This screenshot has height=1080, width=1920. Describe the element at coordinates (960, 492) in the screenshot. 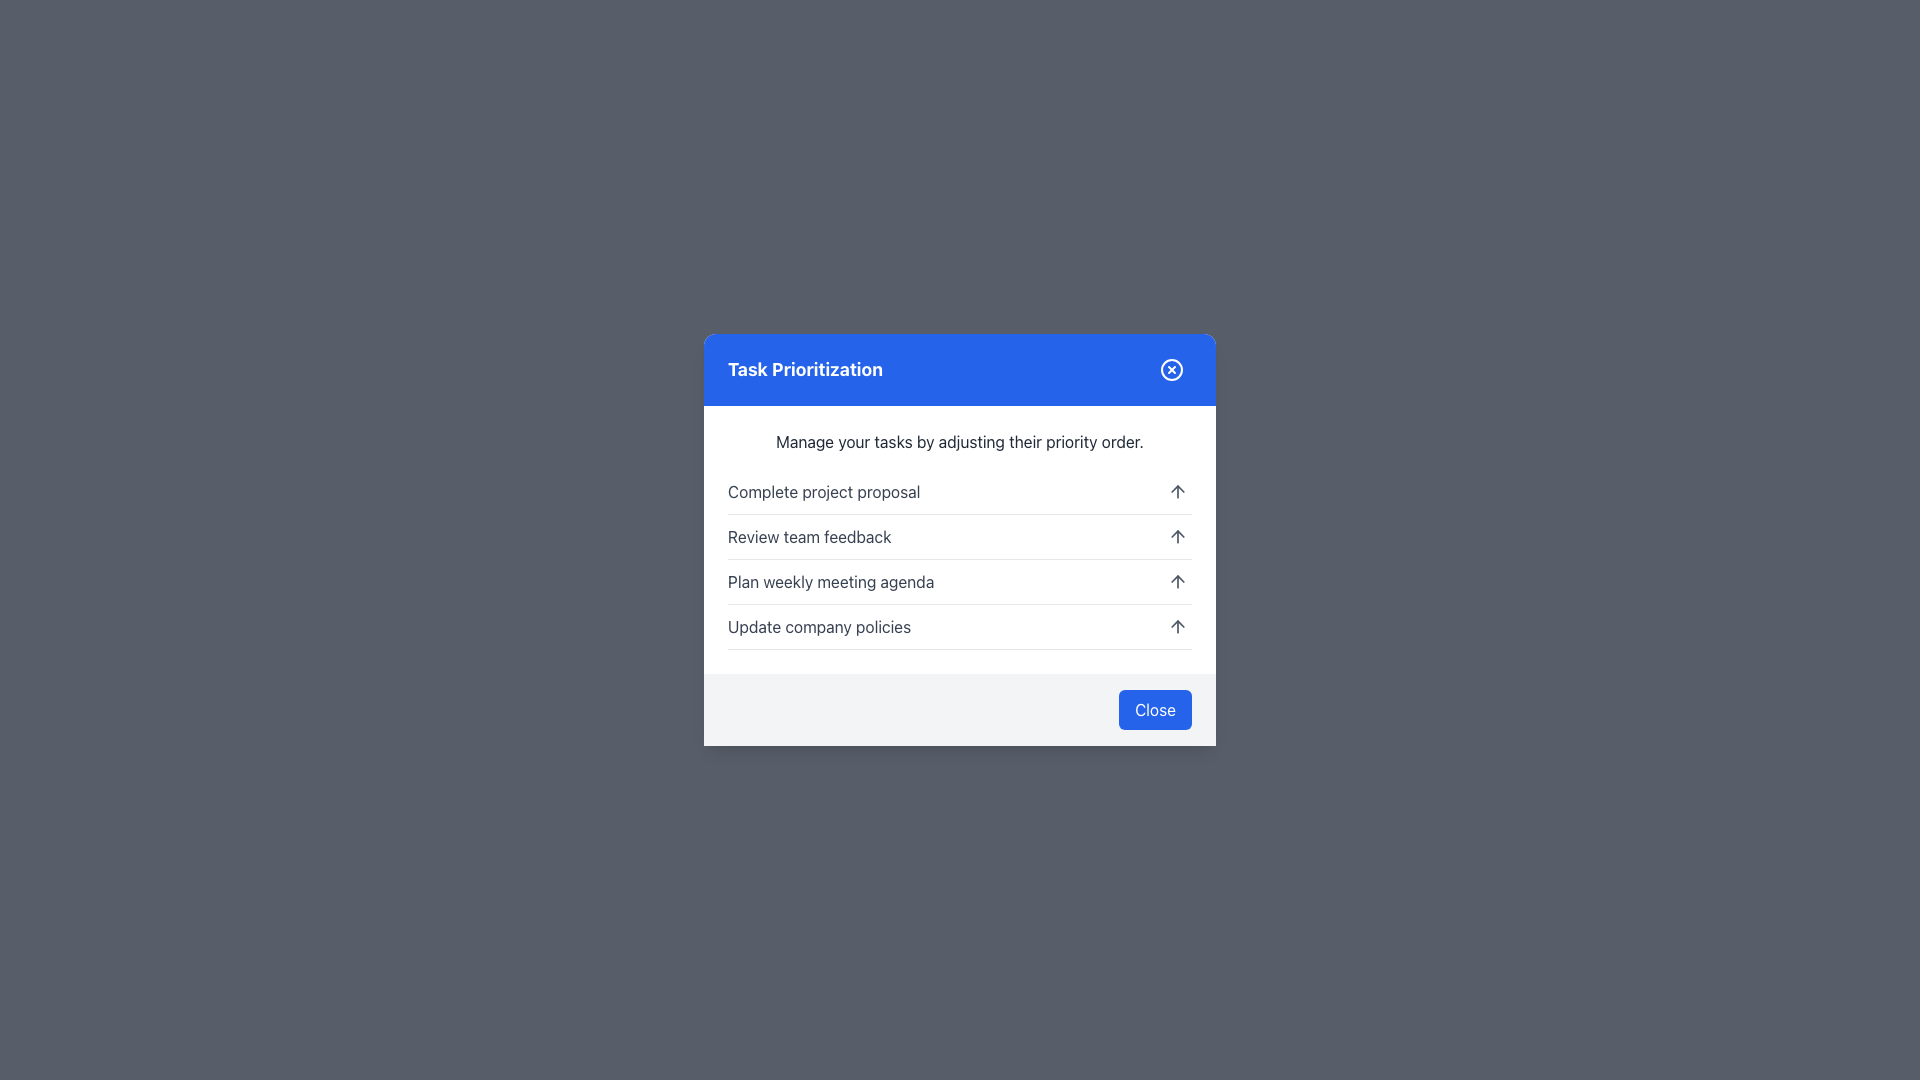

I see `task name displayed in the first list item of the modal labeled 'Task Prioritization,' which reads 'Complete project proposal.'` at that location.